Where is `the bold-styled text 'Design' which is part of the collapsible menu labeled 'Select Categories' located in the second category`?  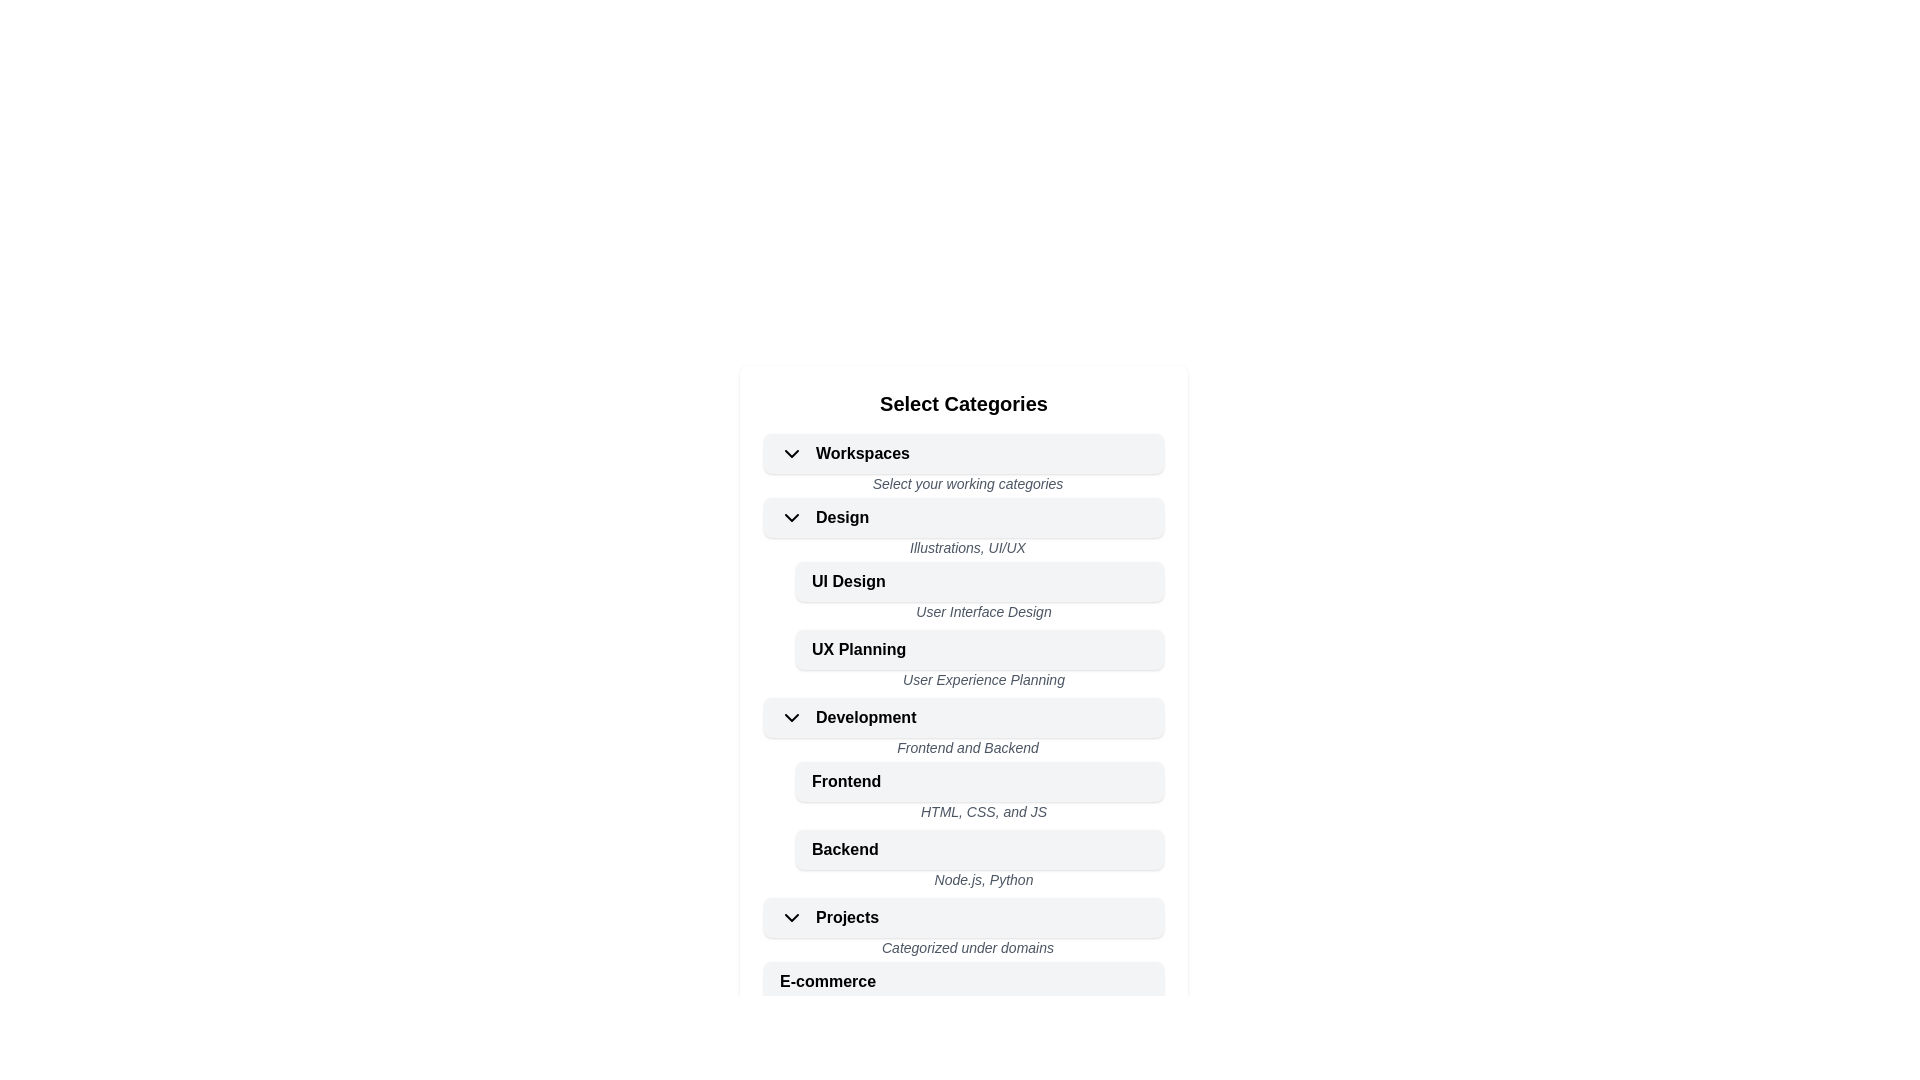 the bold-styled text 'Design' which is part of the collapsible menu labeled 'Select Categories' located in the second category is located at coordinates (842, 516).